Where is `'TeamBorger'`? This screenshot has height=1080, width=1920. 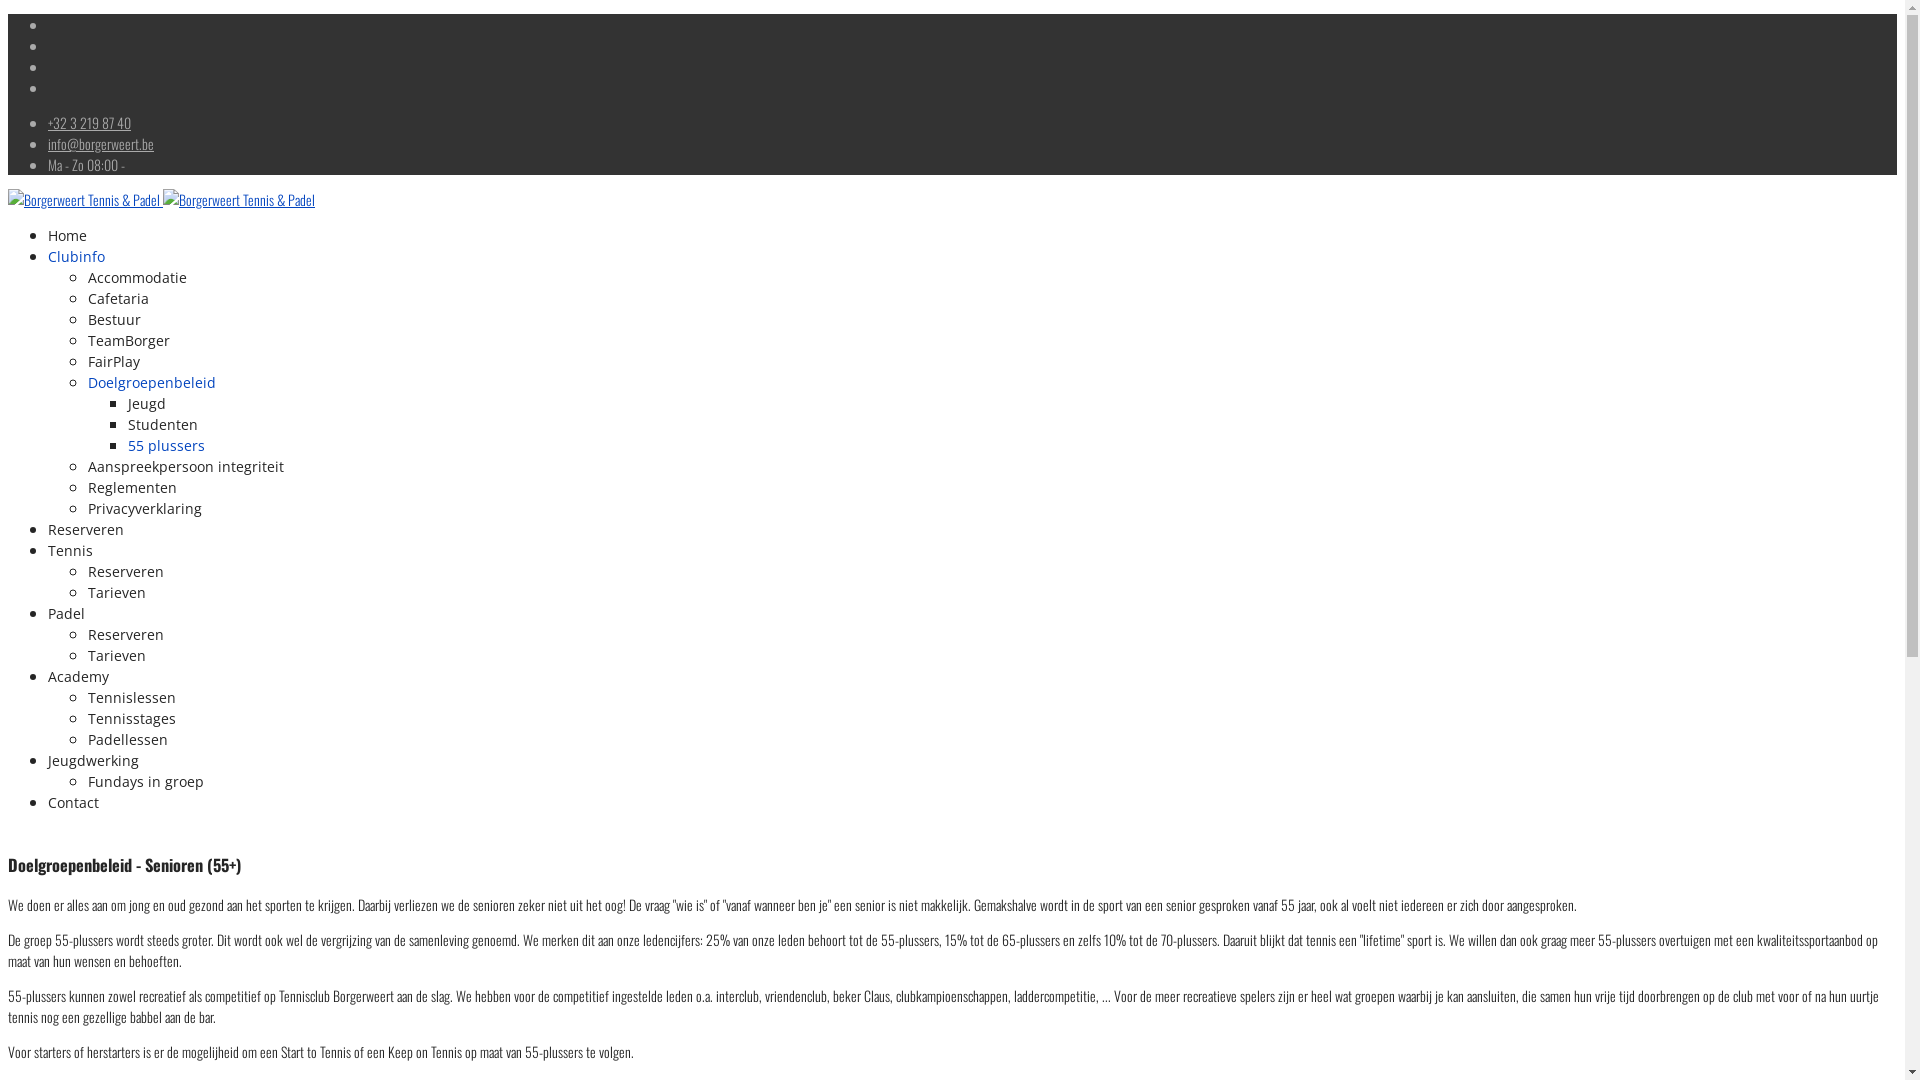
'TeamBorger' is located at coordinates (86, 339).